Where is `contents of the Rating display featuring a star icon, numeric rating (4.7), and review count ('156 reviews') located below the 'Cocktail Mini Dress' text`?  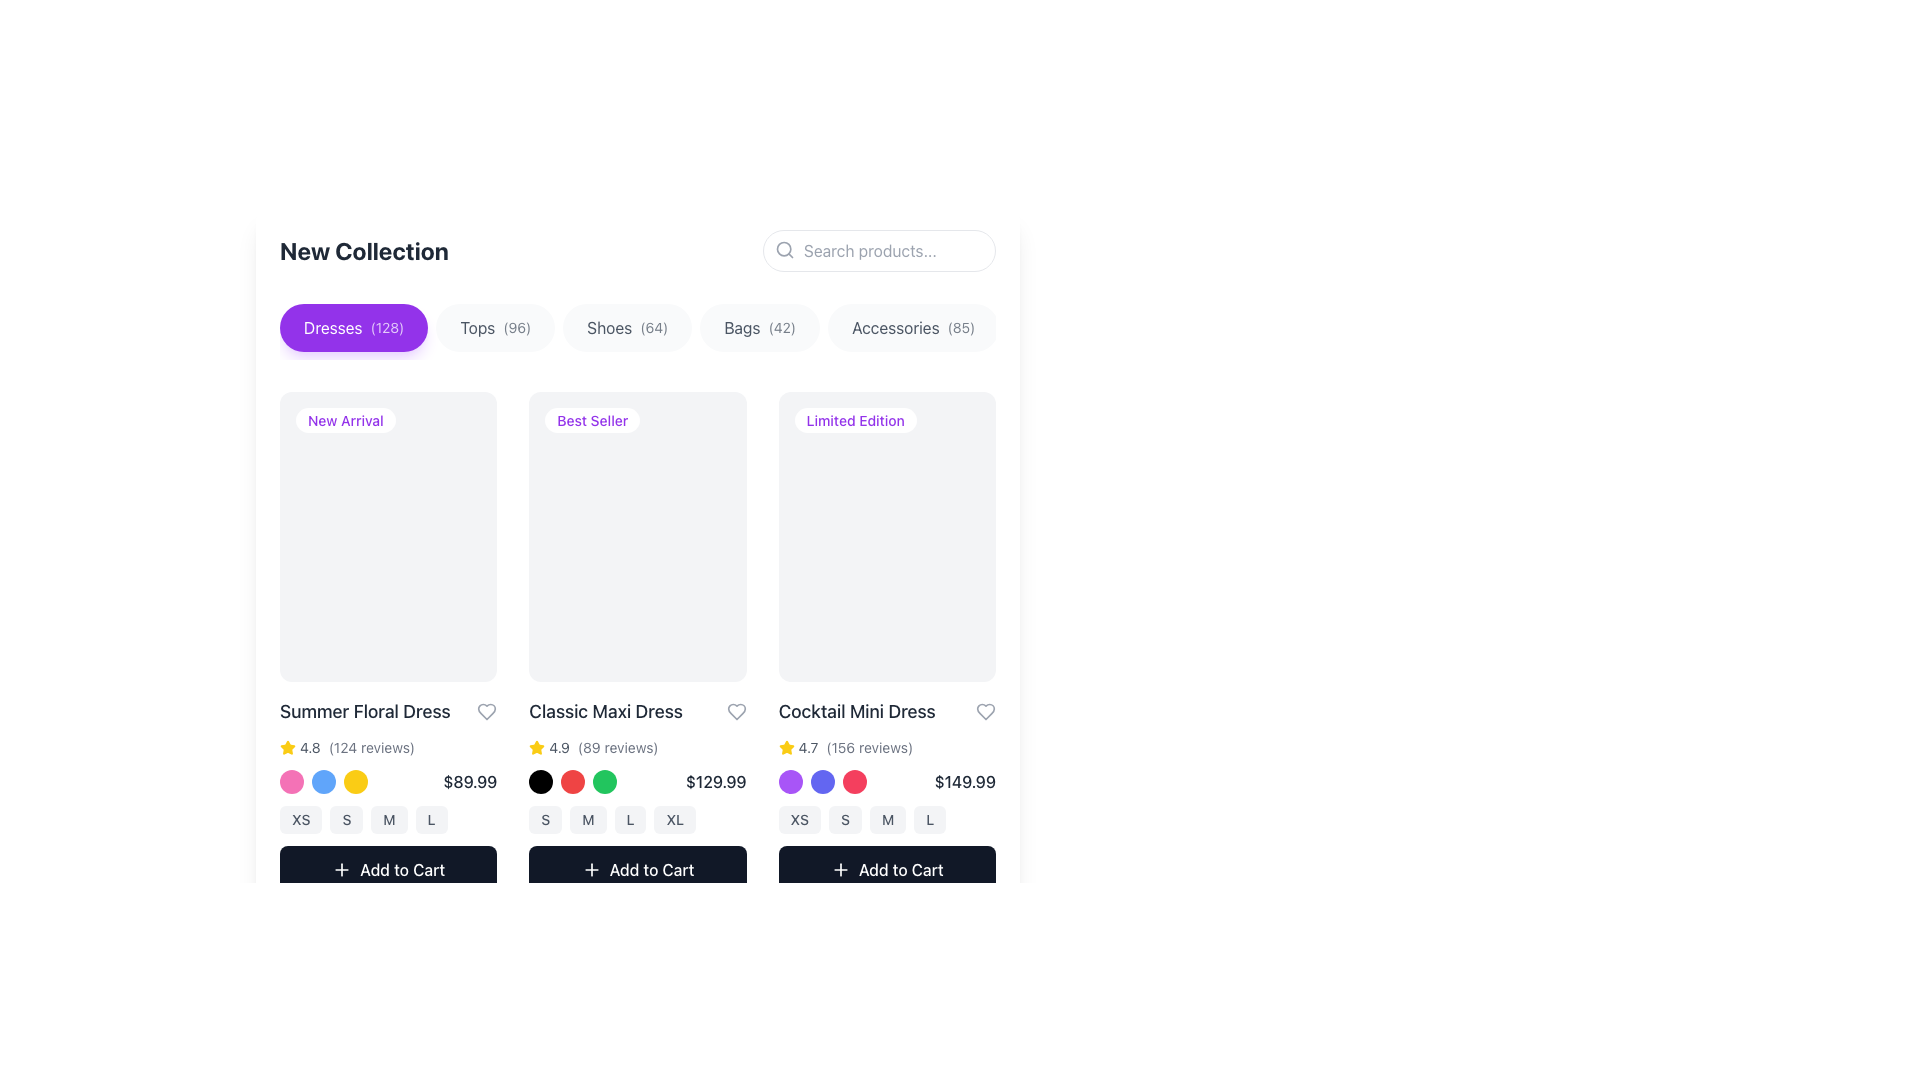 contents of the Rating display featuring a star icon, numeric rating (4.7), and review count ('156 reviews') located below the 'Cocktail Mini Dress' text is located at coordinates (886, 747).